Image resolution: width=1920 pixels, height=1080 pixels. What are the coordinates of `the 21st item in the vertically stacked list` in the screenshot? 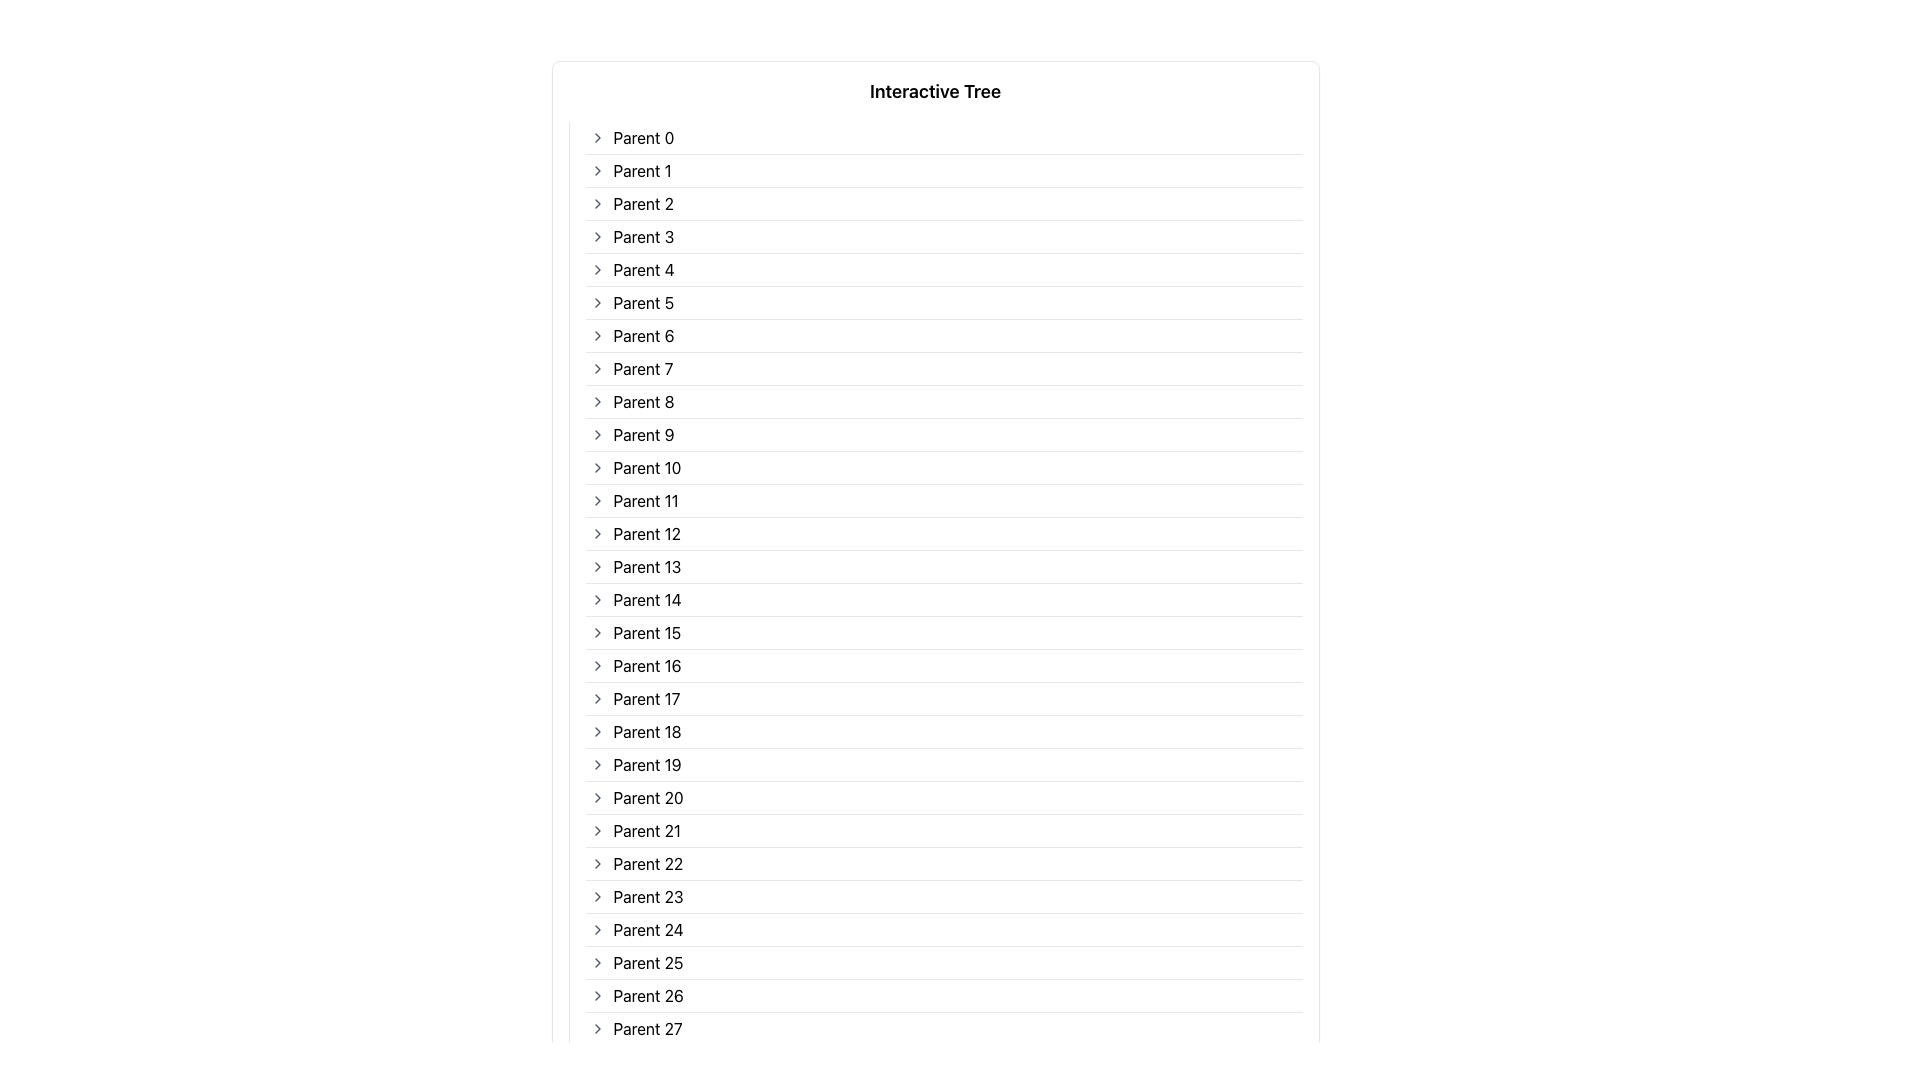 It's located at (943, 831).